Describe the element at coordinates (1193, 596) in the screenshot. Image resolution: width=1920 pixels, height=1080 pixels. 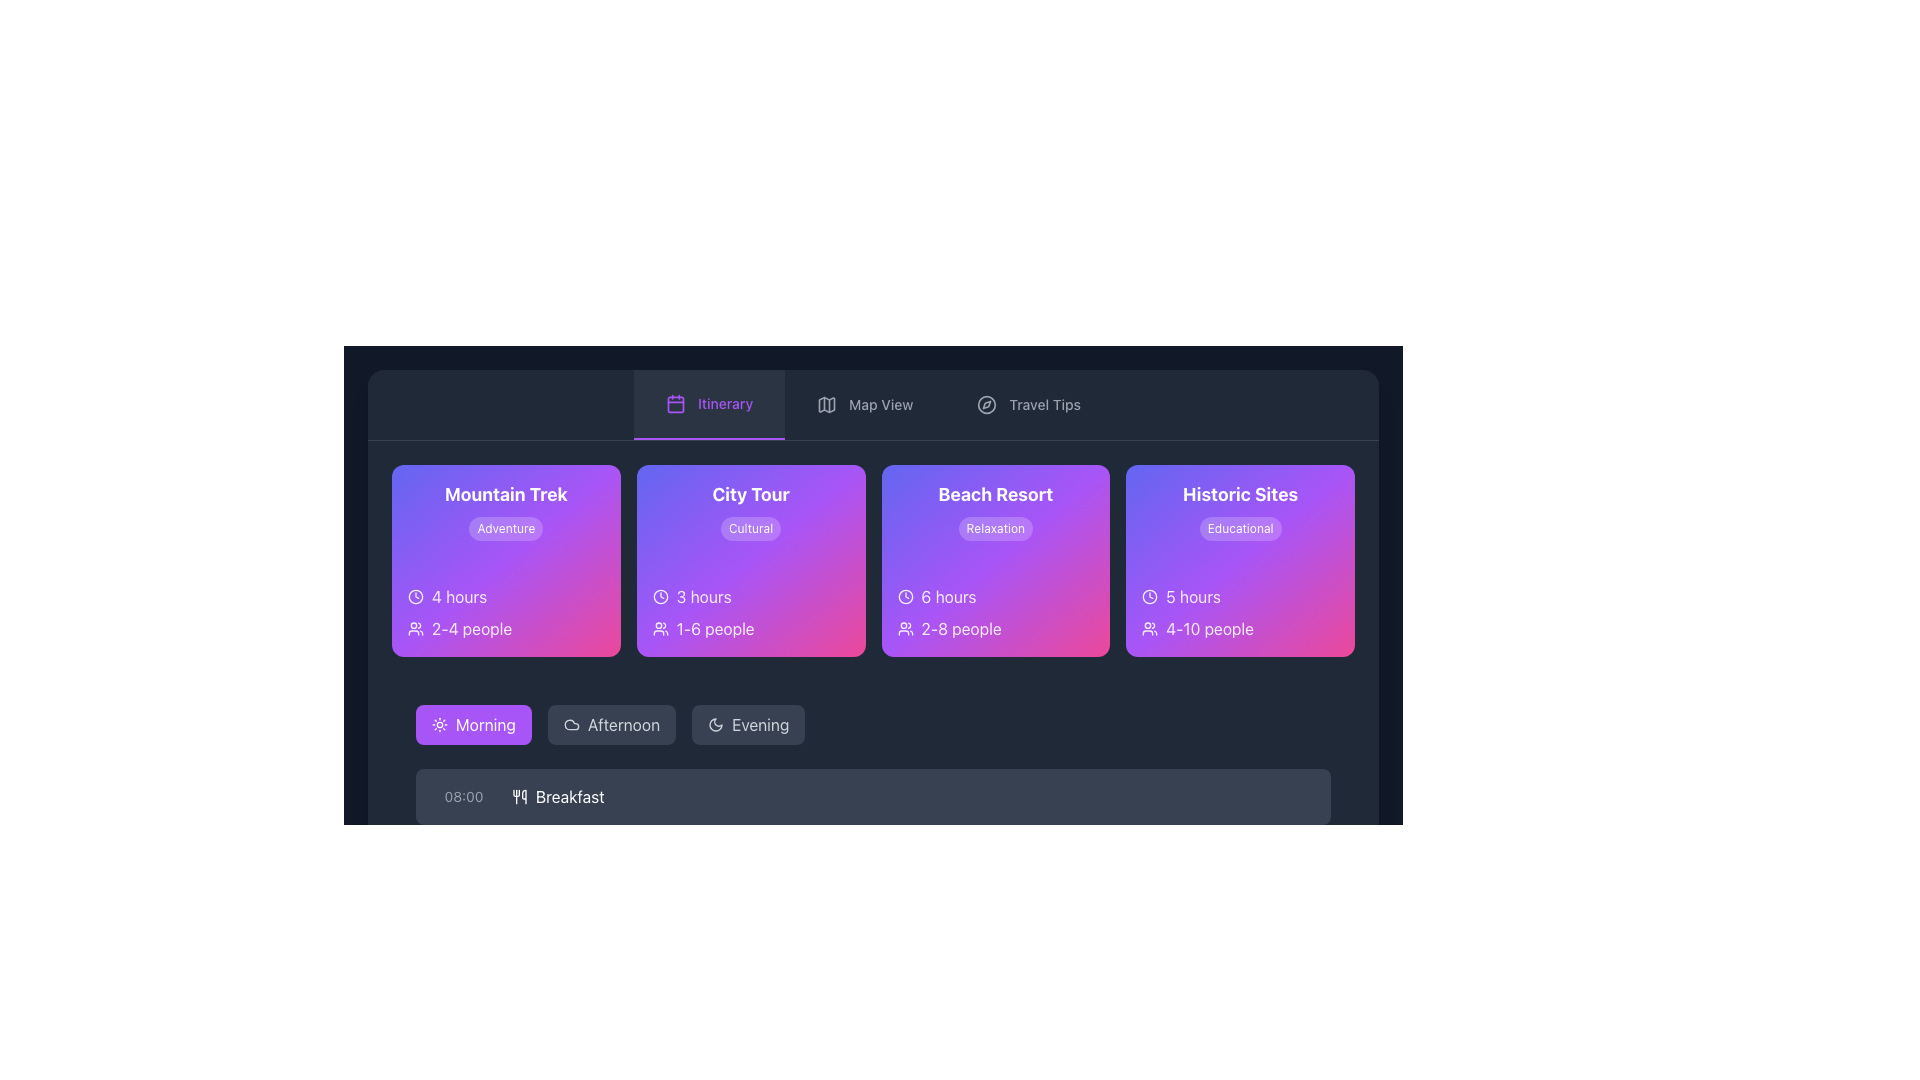
I see `the text label displaying '5 hours' in white font on a purple background, located within the 'Historic Sites' card and to the right of the clock icon` at that location.